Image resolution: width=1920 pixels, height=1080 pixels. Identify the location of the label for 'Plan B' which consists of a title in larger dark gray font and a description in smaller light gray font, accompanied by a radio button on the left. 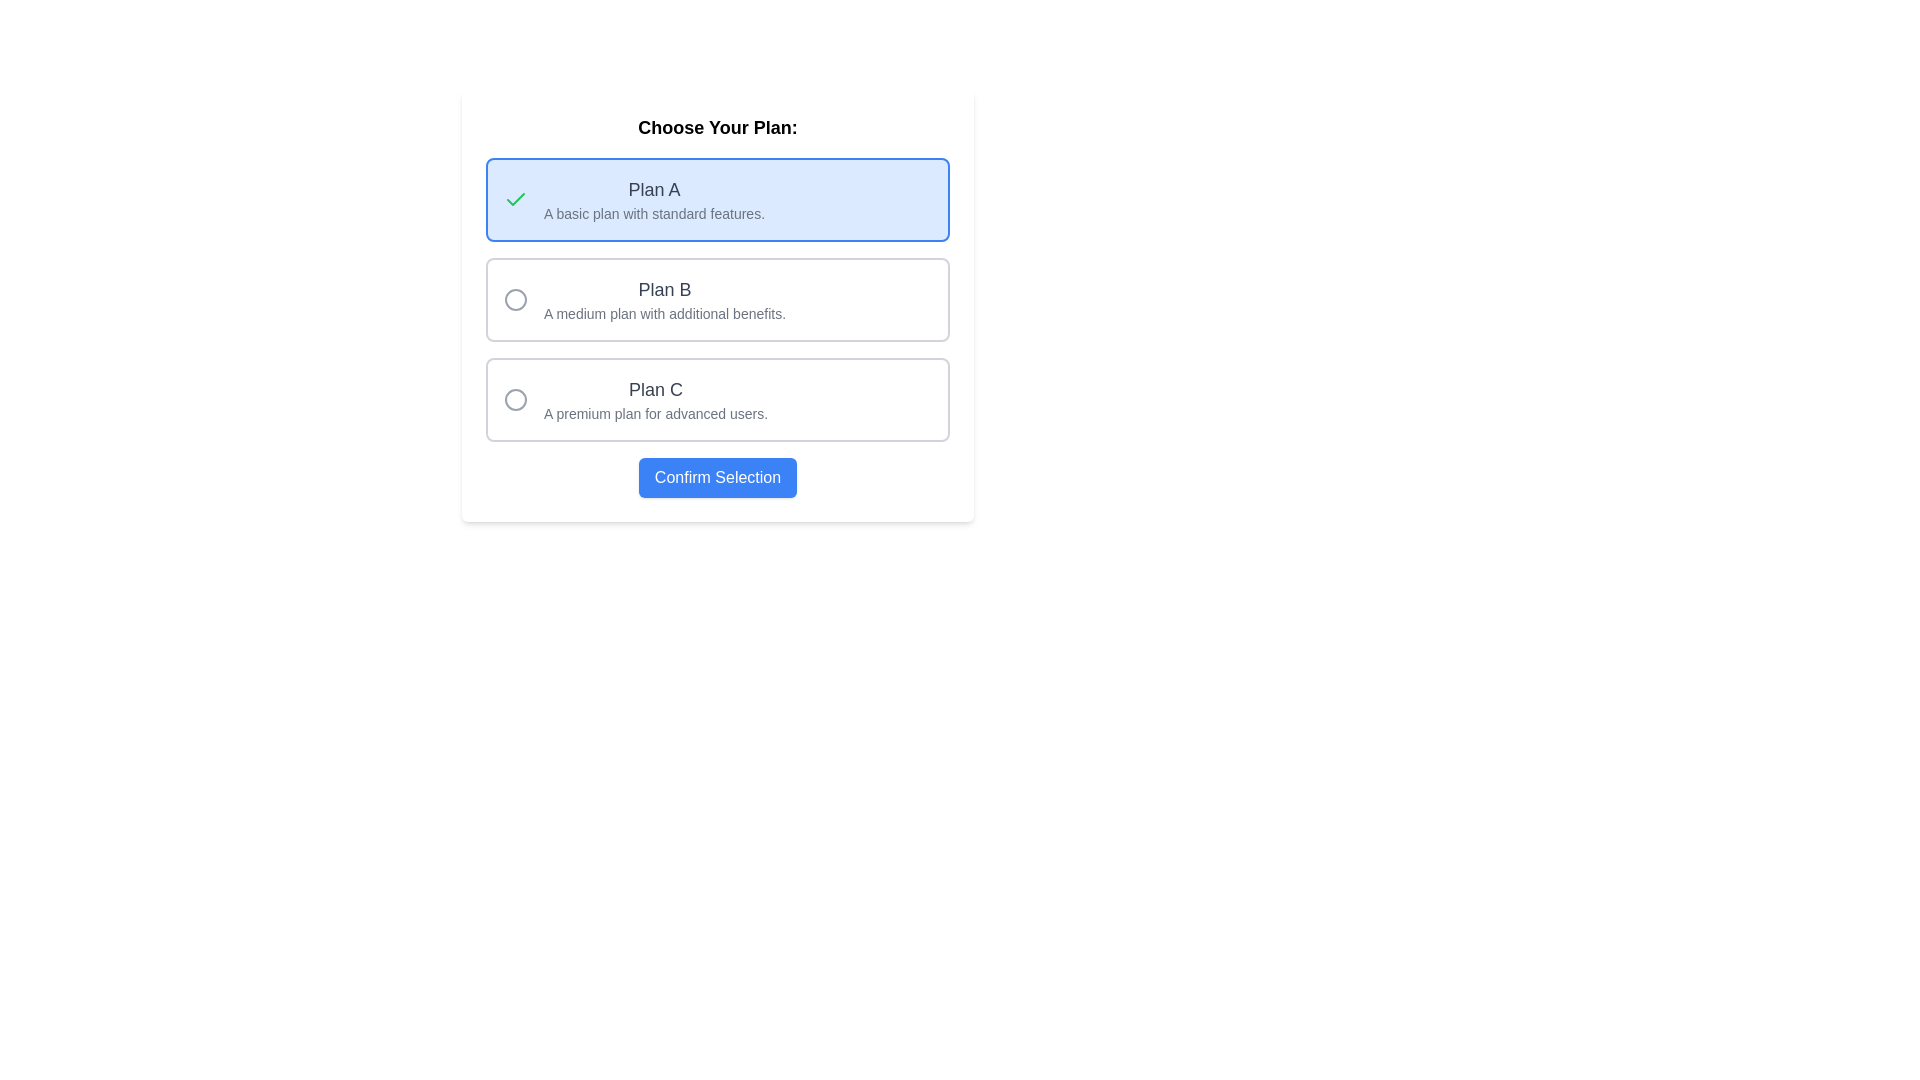
(644, 300).